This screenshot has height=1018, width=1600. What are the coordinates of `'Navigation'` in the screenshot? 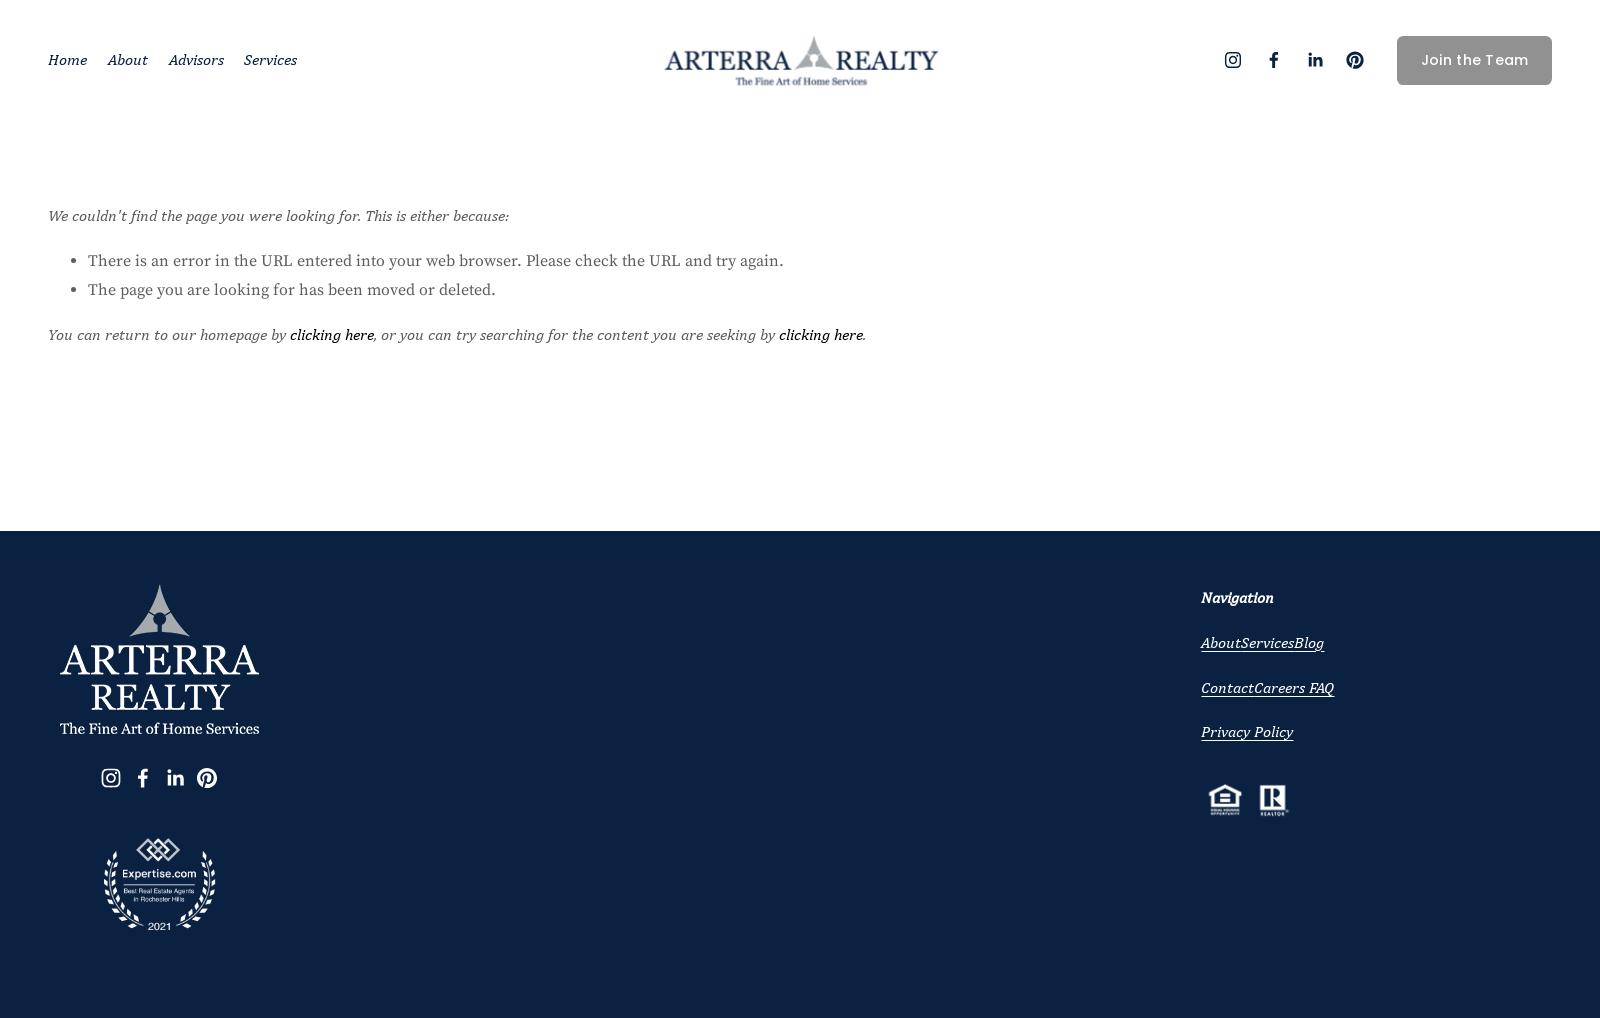 It's located at (1236, 596).